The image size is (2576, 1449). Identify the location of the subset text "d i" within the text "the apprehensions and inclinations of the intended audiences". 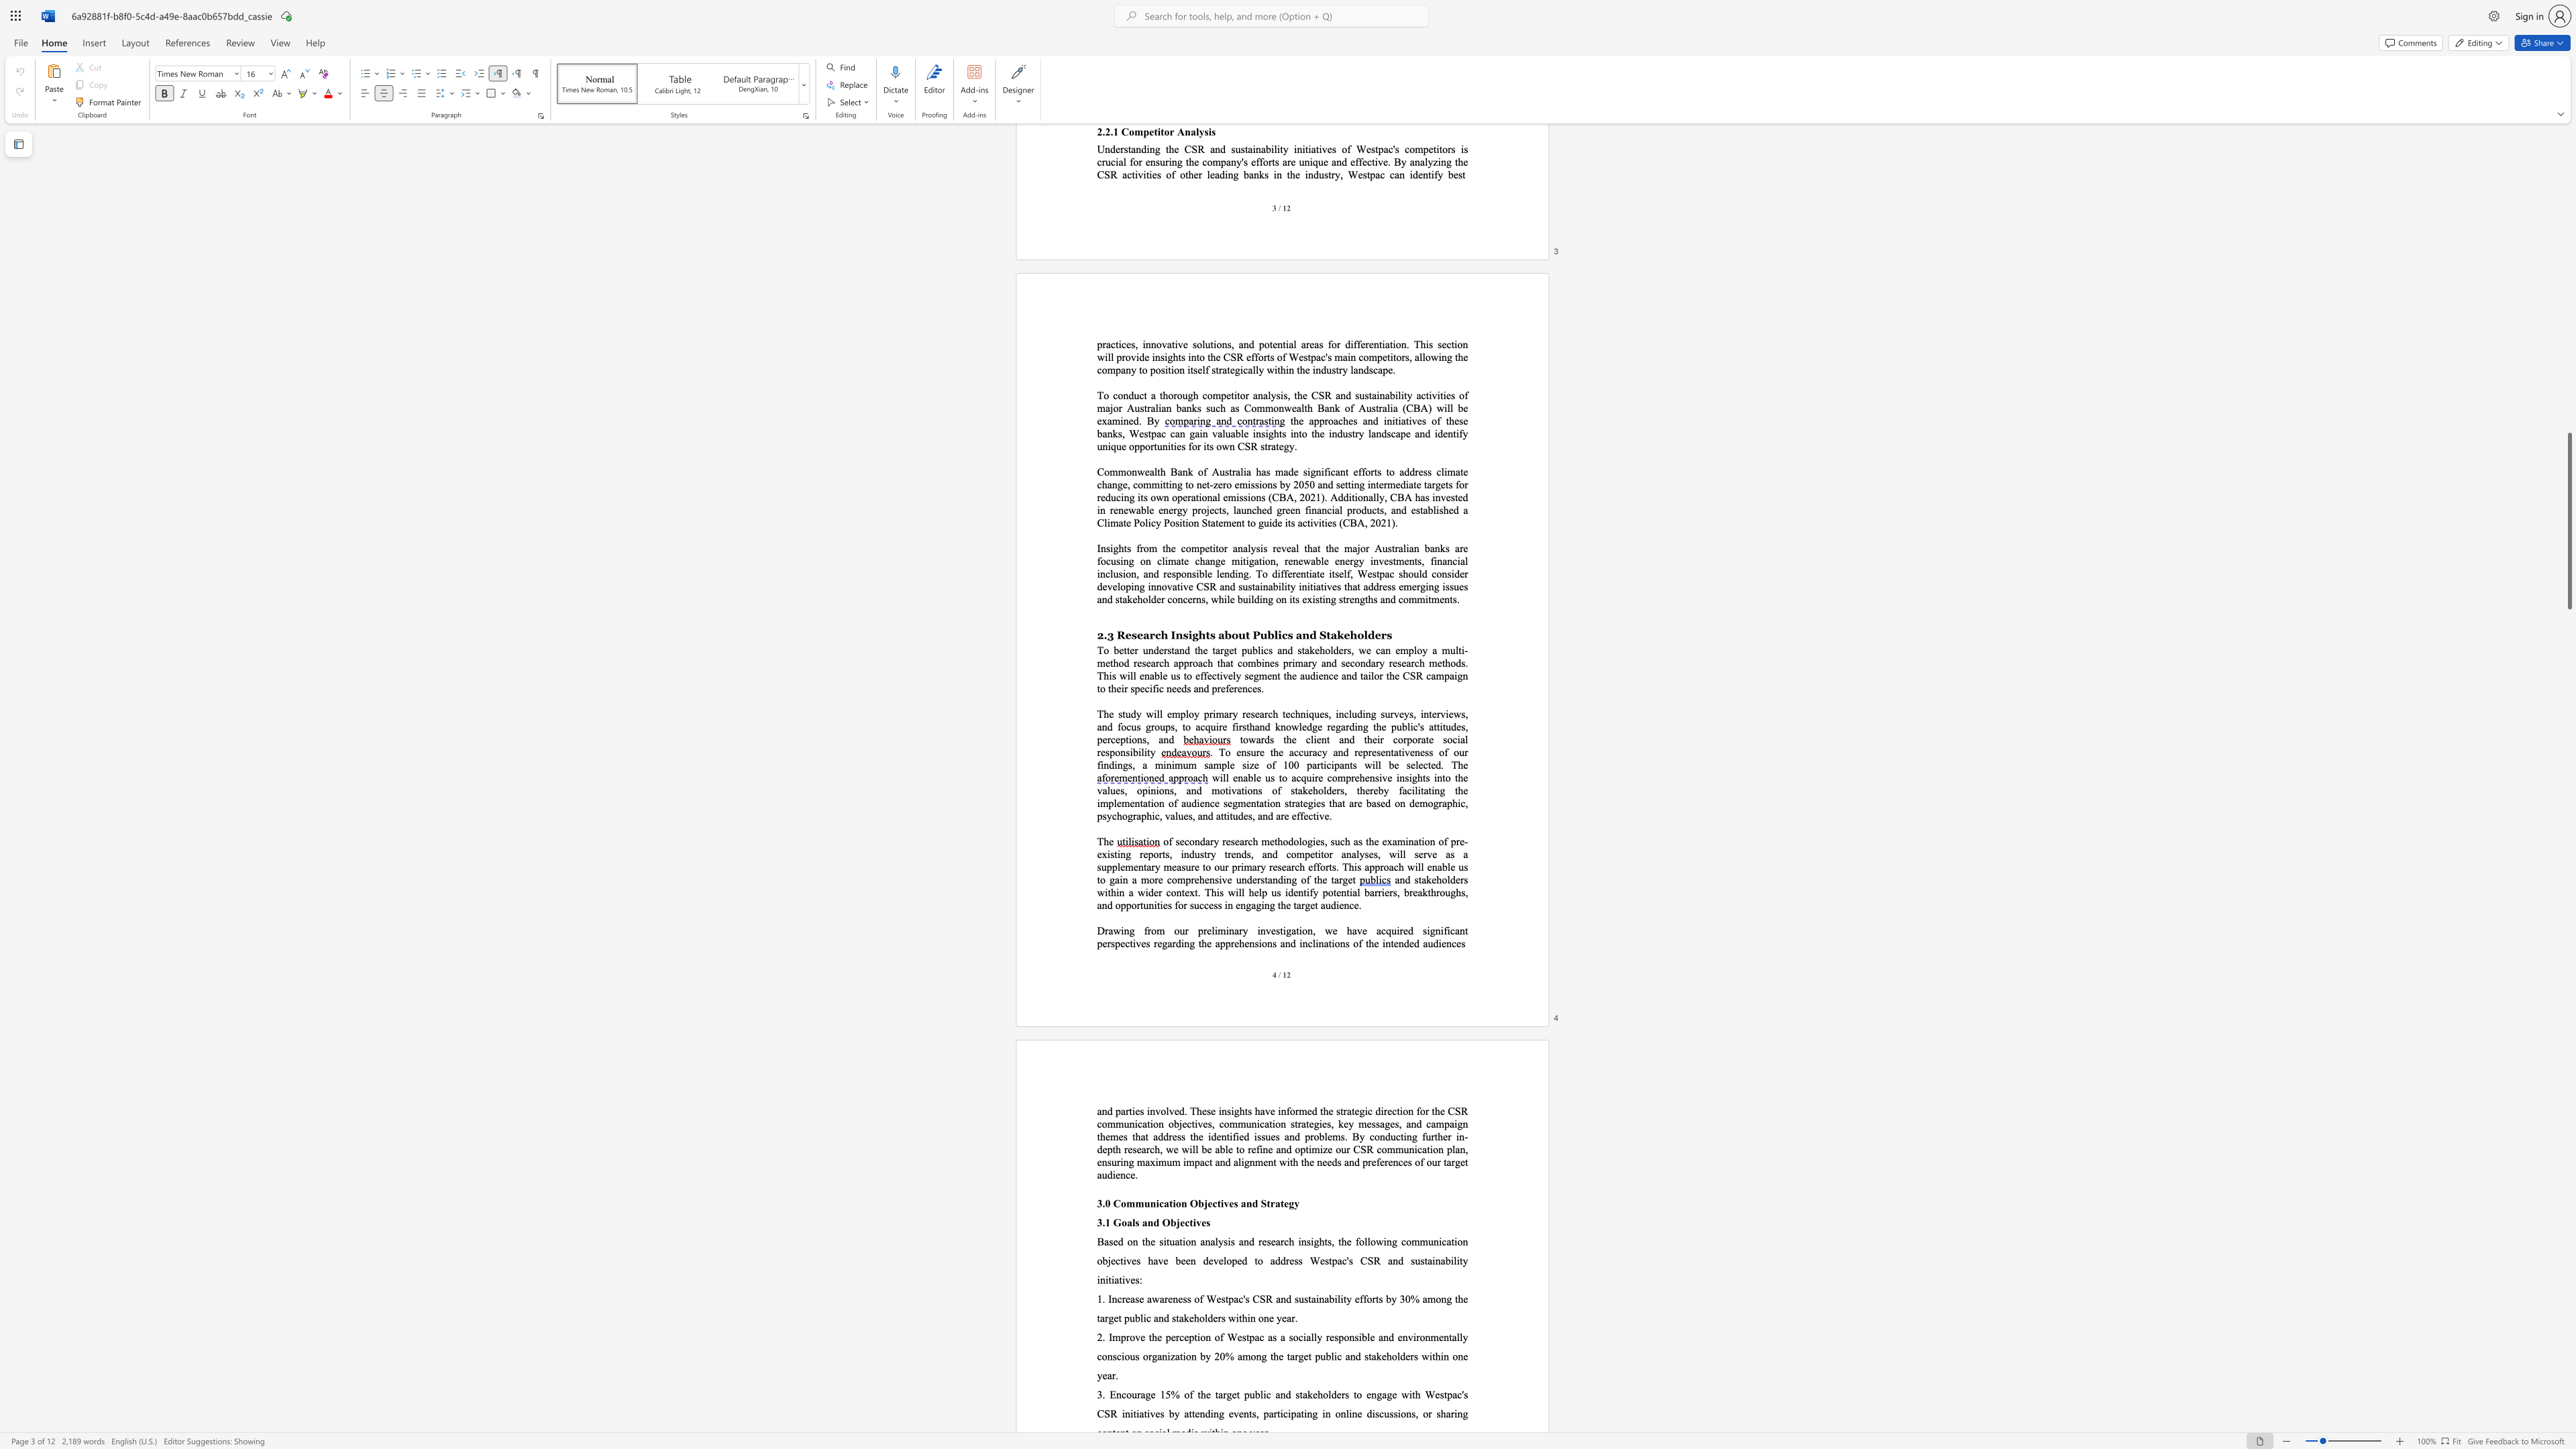
(1289, 943).